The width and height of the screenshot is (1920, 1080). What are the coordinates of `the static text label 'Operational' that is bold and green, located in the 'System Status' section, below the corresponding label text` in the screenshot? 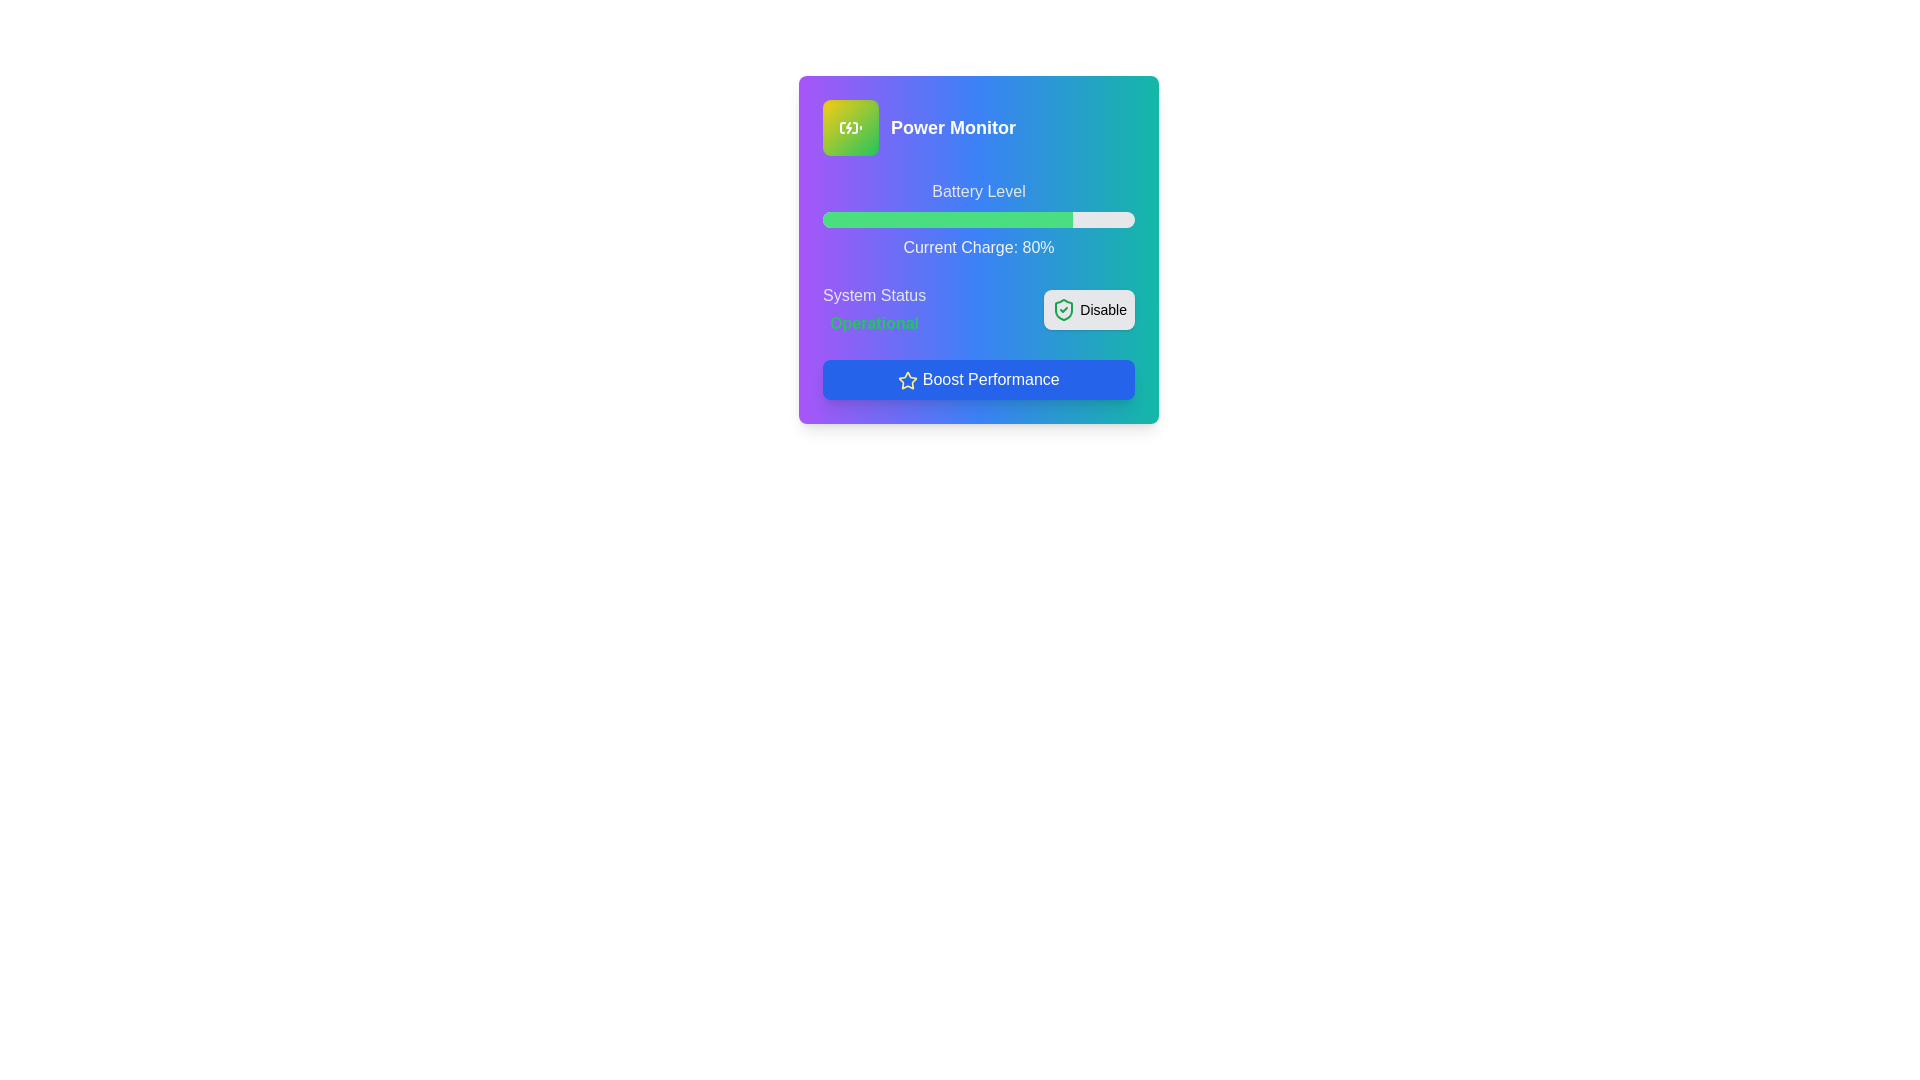 It's located at (874, 323).